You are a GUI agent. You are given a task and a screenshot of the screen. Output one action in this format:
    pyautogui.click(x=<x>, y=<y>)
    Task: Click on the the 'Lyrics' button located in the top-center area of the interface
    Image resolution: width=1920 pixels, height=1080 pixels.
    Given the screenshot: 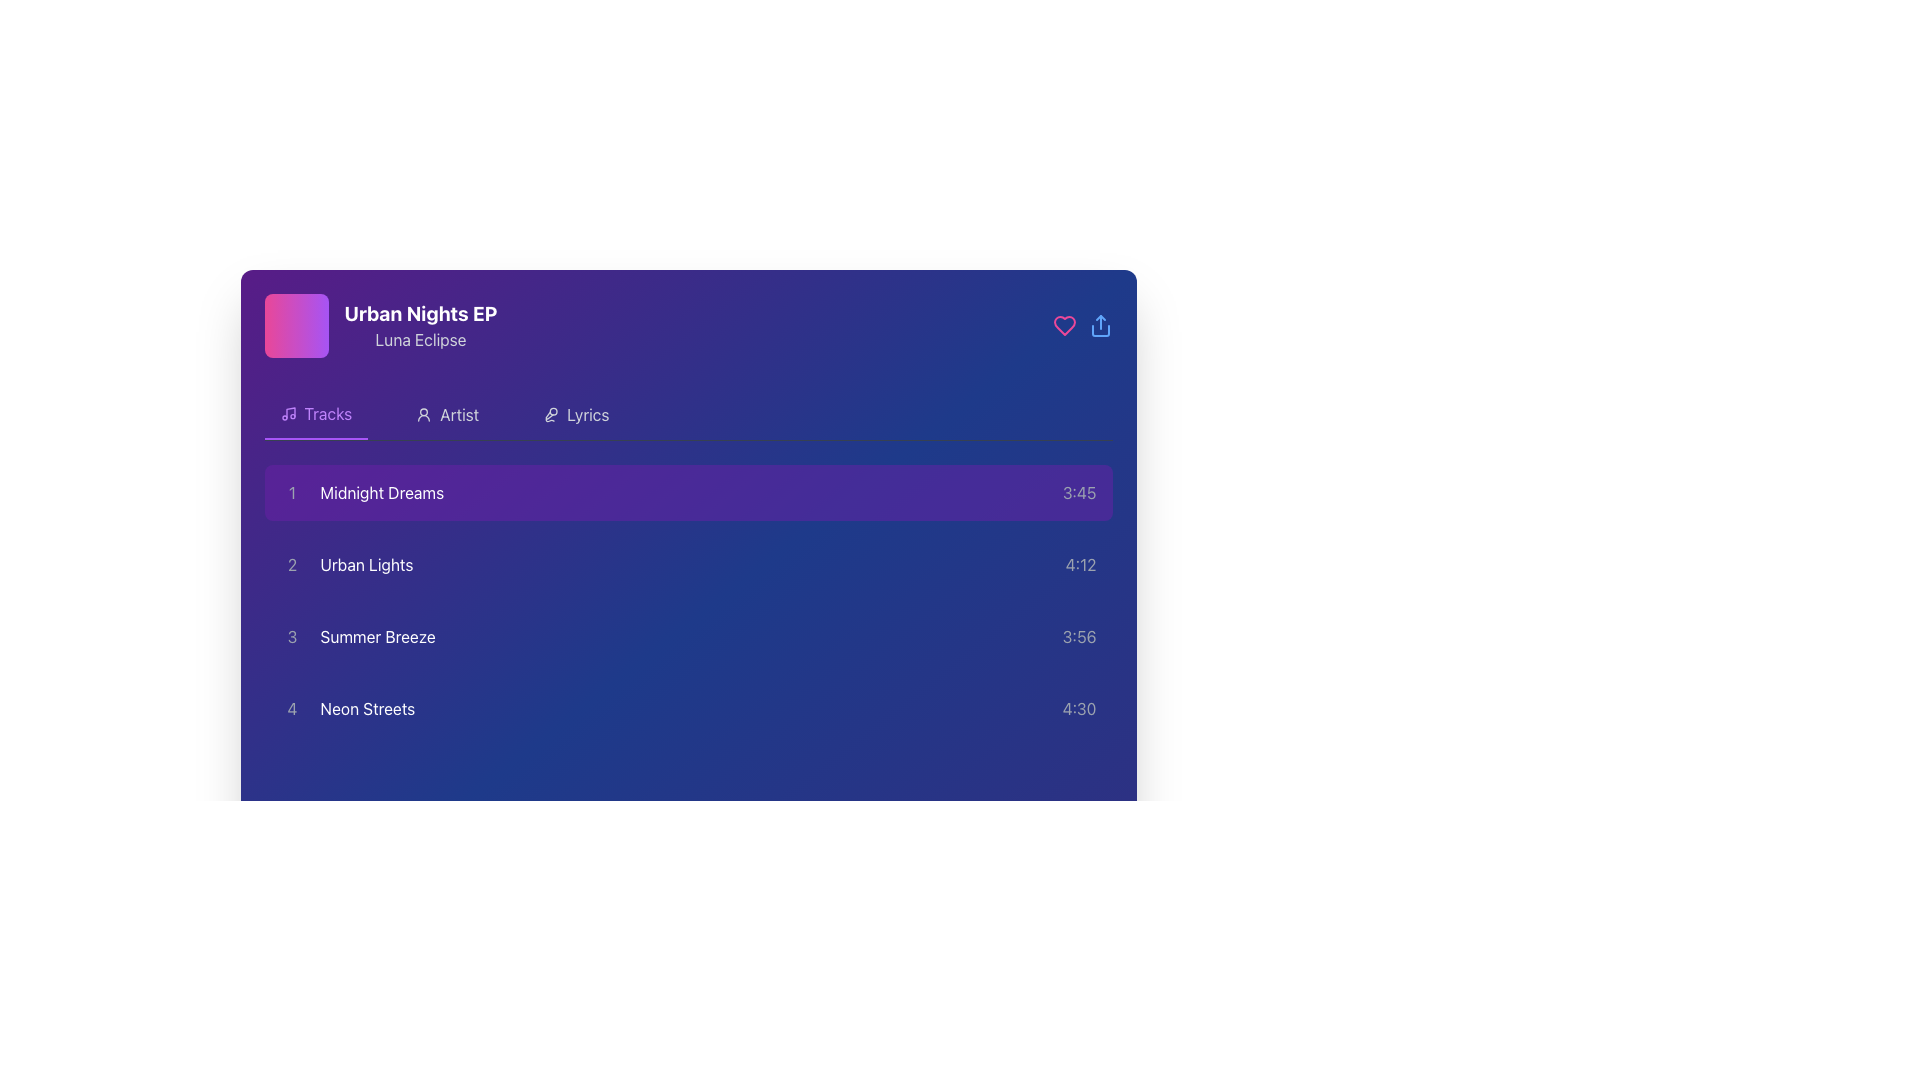 What is the action you would take?
    pyautogui.click(x=587, y=414)
    